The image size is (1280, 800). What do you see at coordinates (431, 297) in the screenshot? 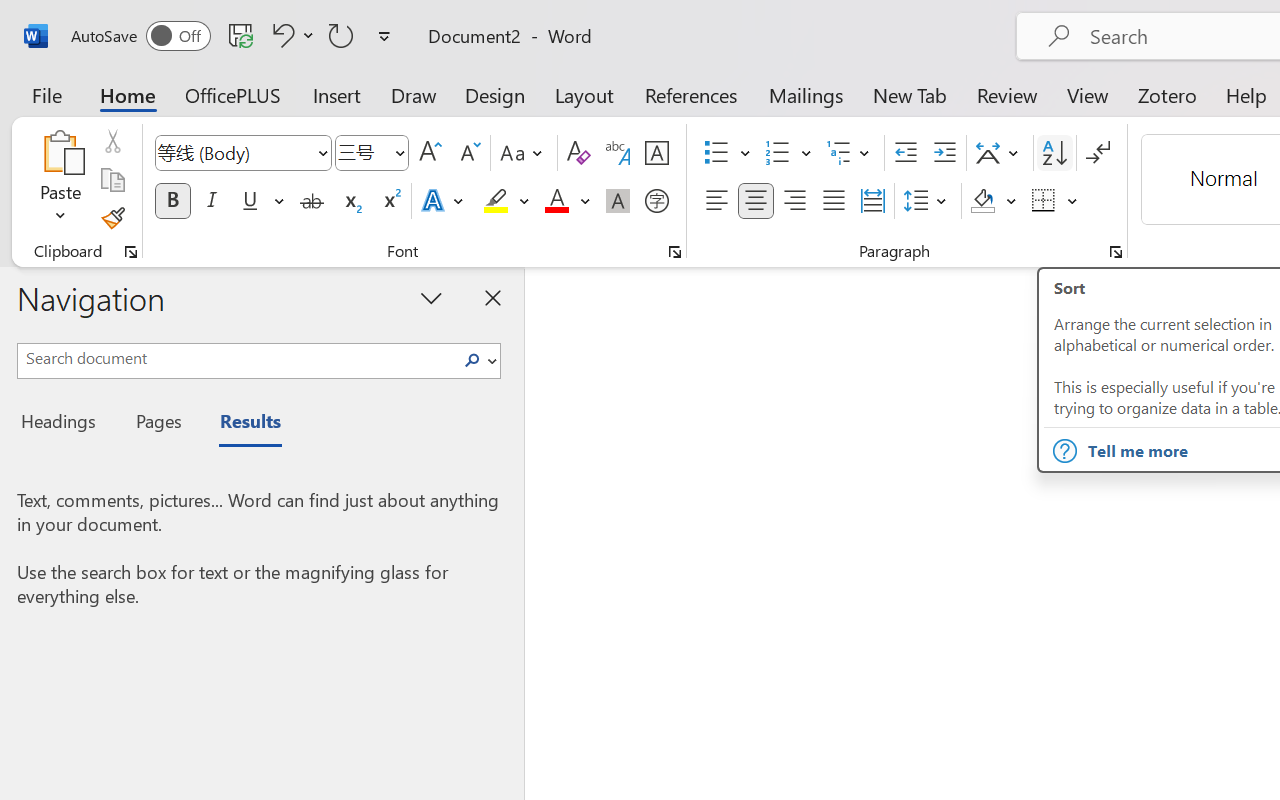
I see `'Task Pane Options'` at bounding box center [431, 297].